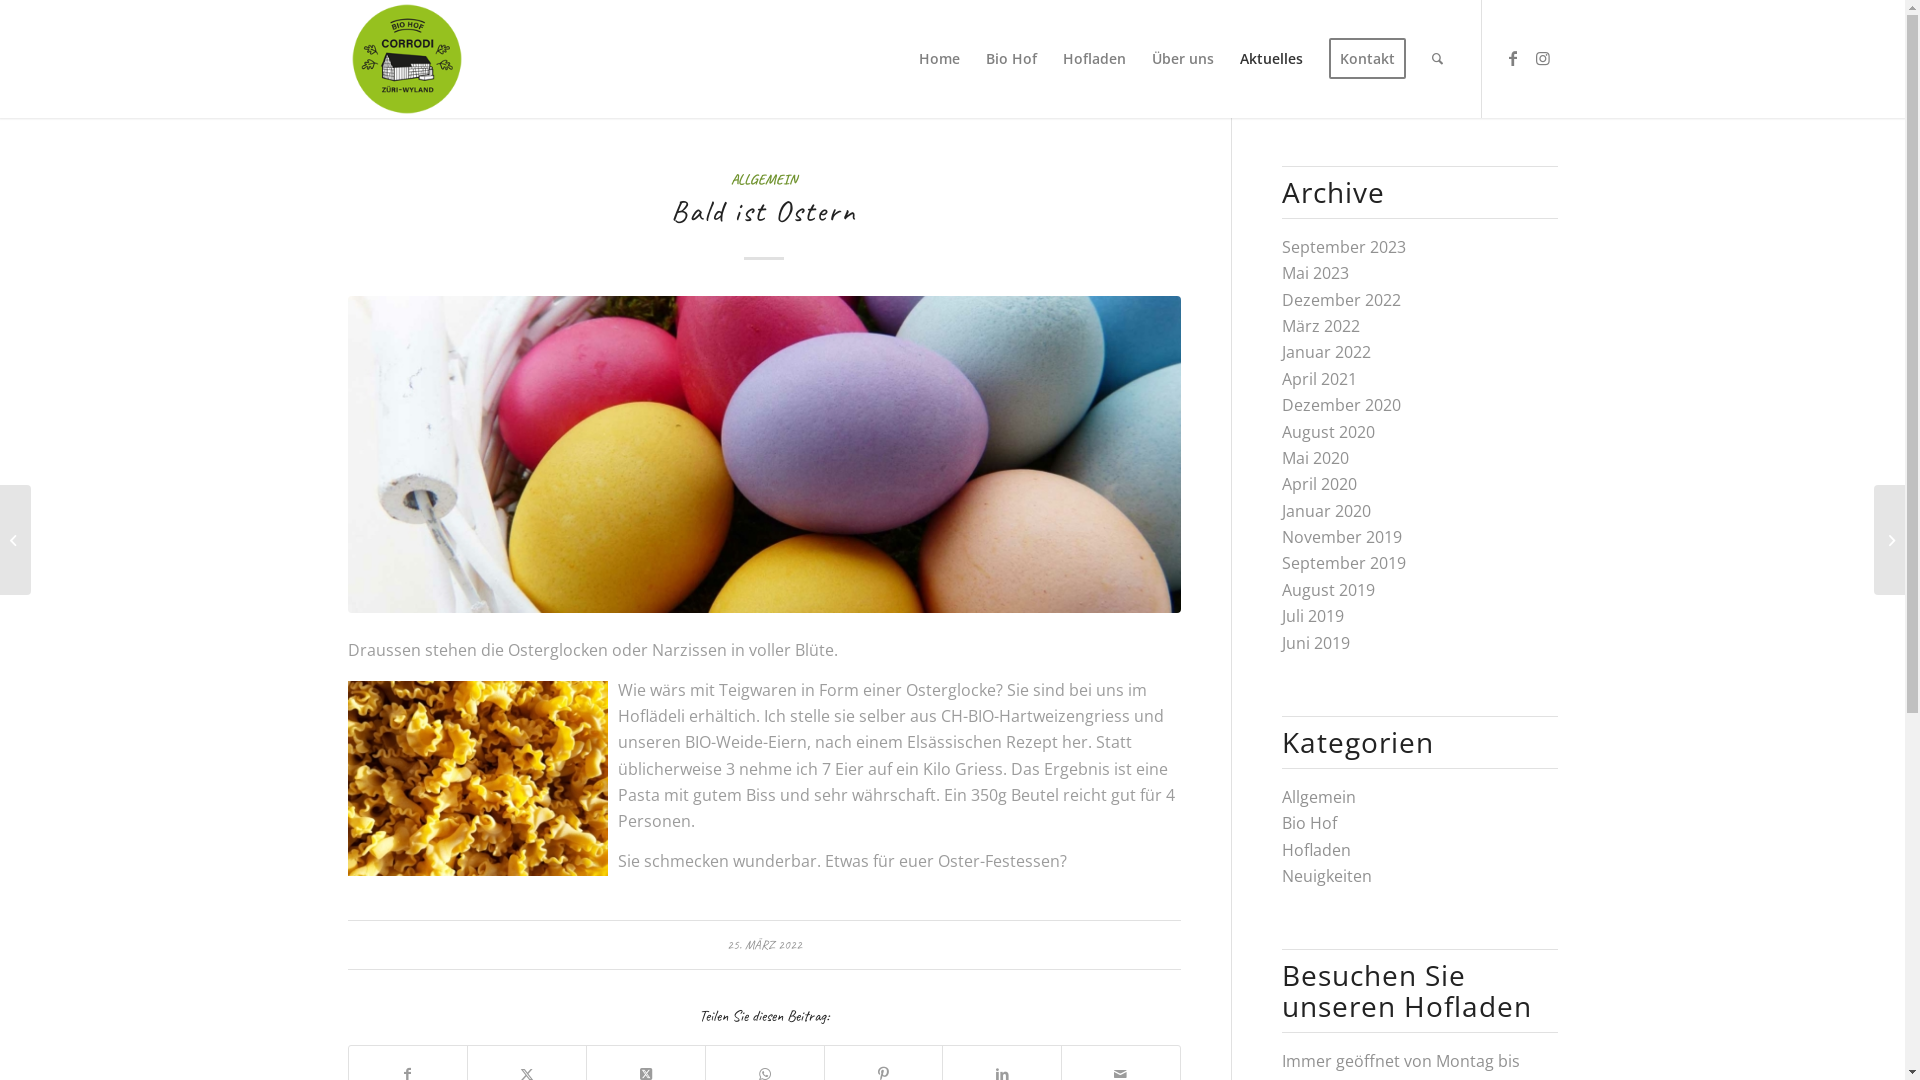  What do you see at coordinates (729, 177) in the screenshot?
I see `'ALLGEMEIN'` at bounding box center [729, 177].